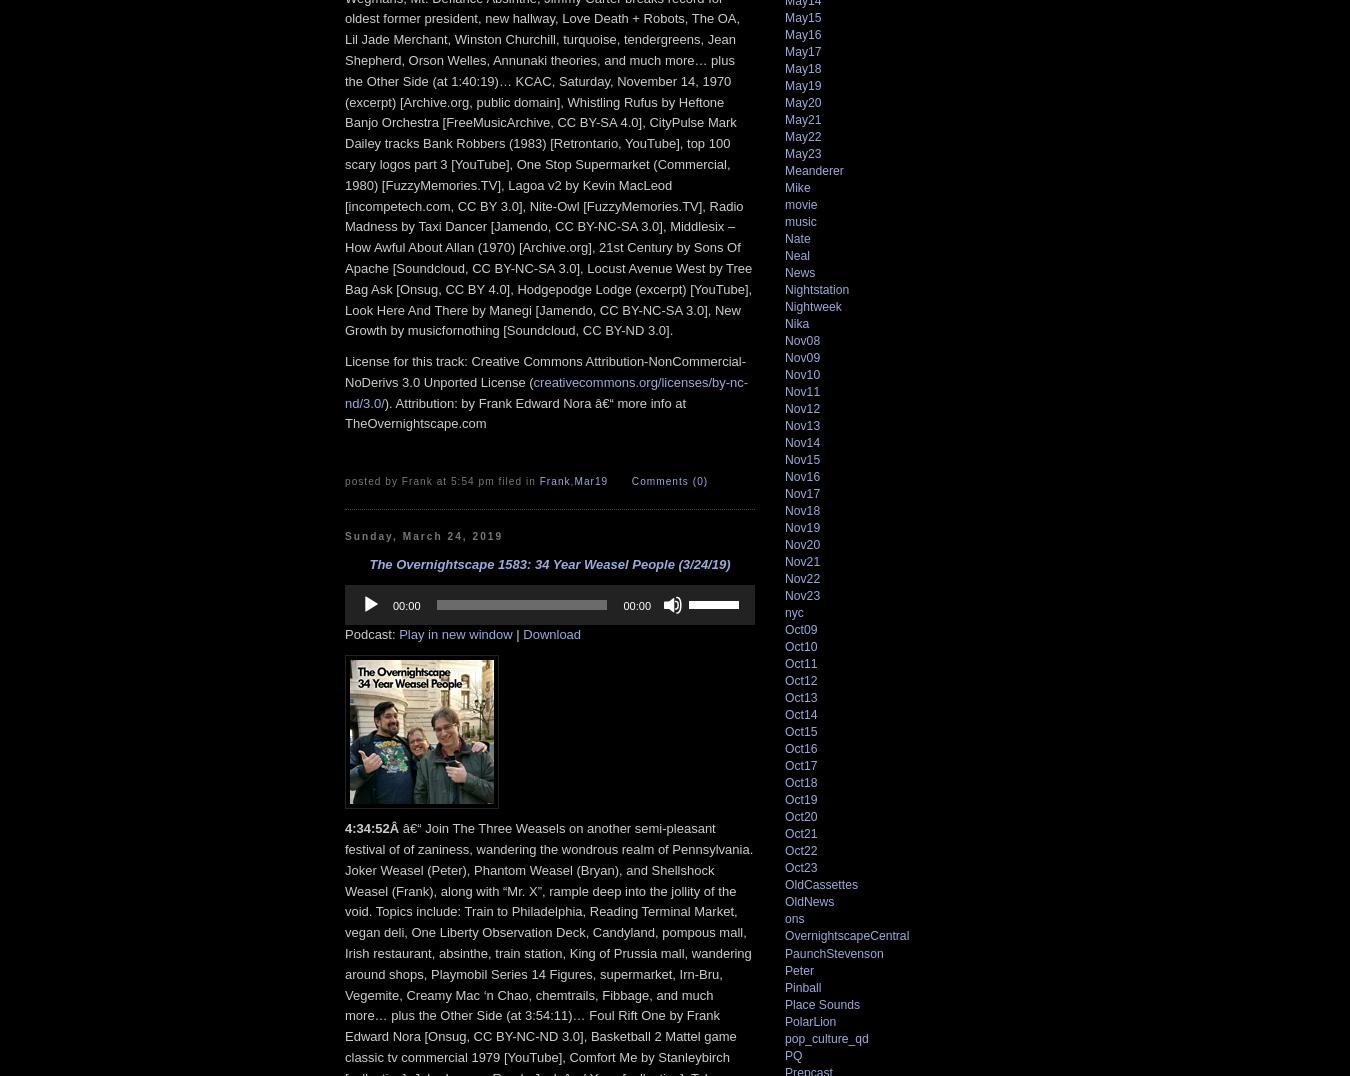 This screenshot has width=1350, height=1076. I want to click on 'Oct16', so click(800, 748).